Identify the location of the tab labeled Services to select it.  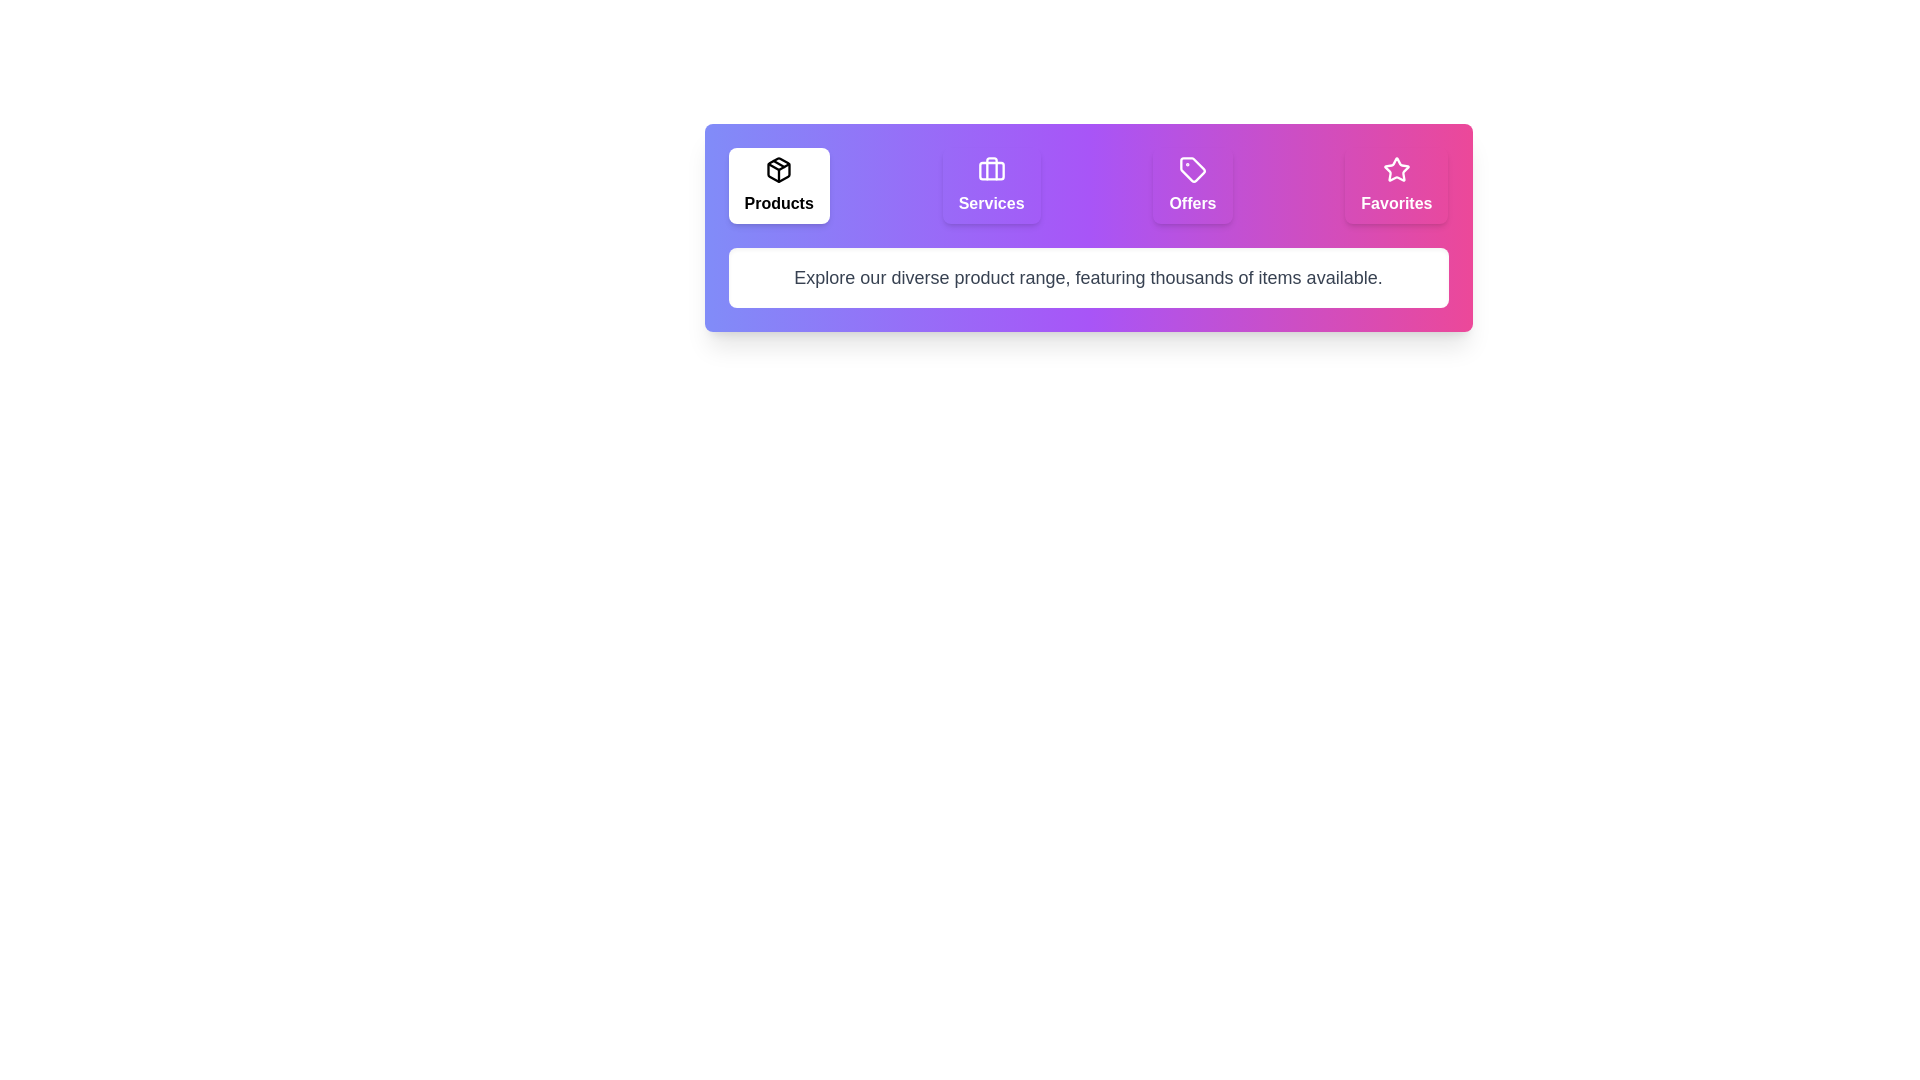
(990, 185).